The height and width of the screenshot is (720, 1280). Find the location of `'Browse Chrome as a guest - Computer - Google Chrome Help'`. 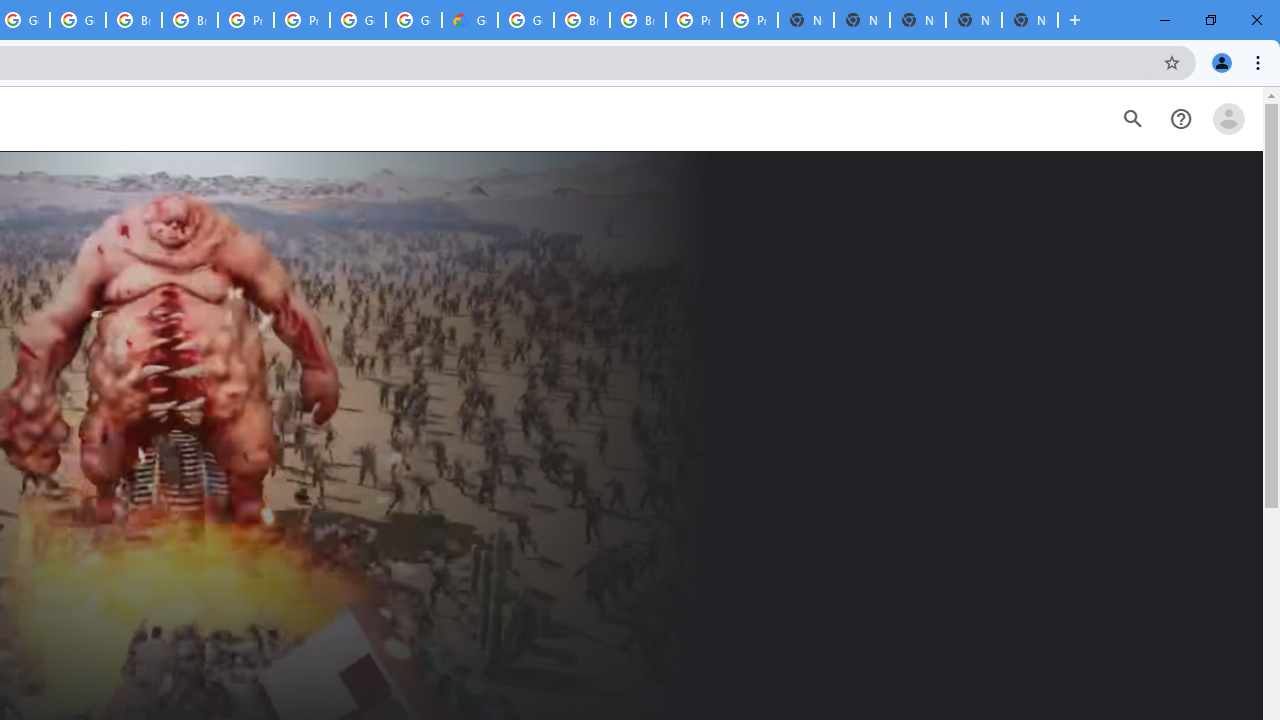

'Browse Chrome as a guest - Computer - Google Chrome Help' is located at coordinates (581, 20).